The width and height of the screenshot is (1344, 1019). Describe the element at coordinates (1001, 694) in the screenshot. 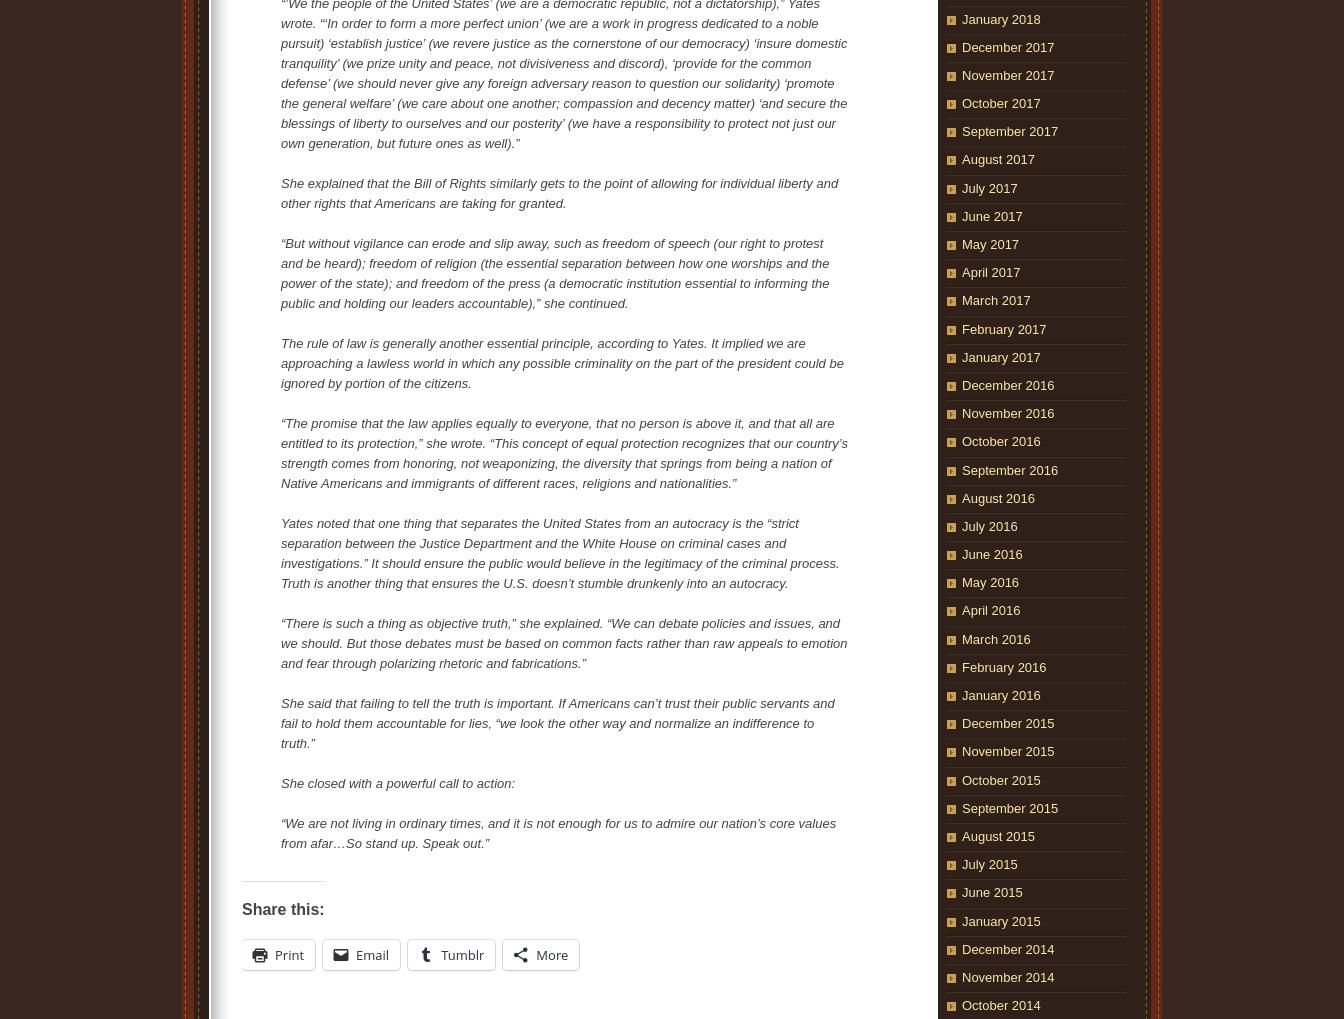

I see `'January 2016'` at that location.